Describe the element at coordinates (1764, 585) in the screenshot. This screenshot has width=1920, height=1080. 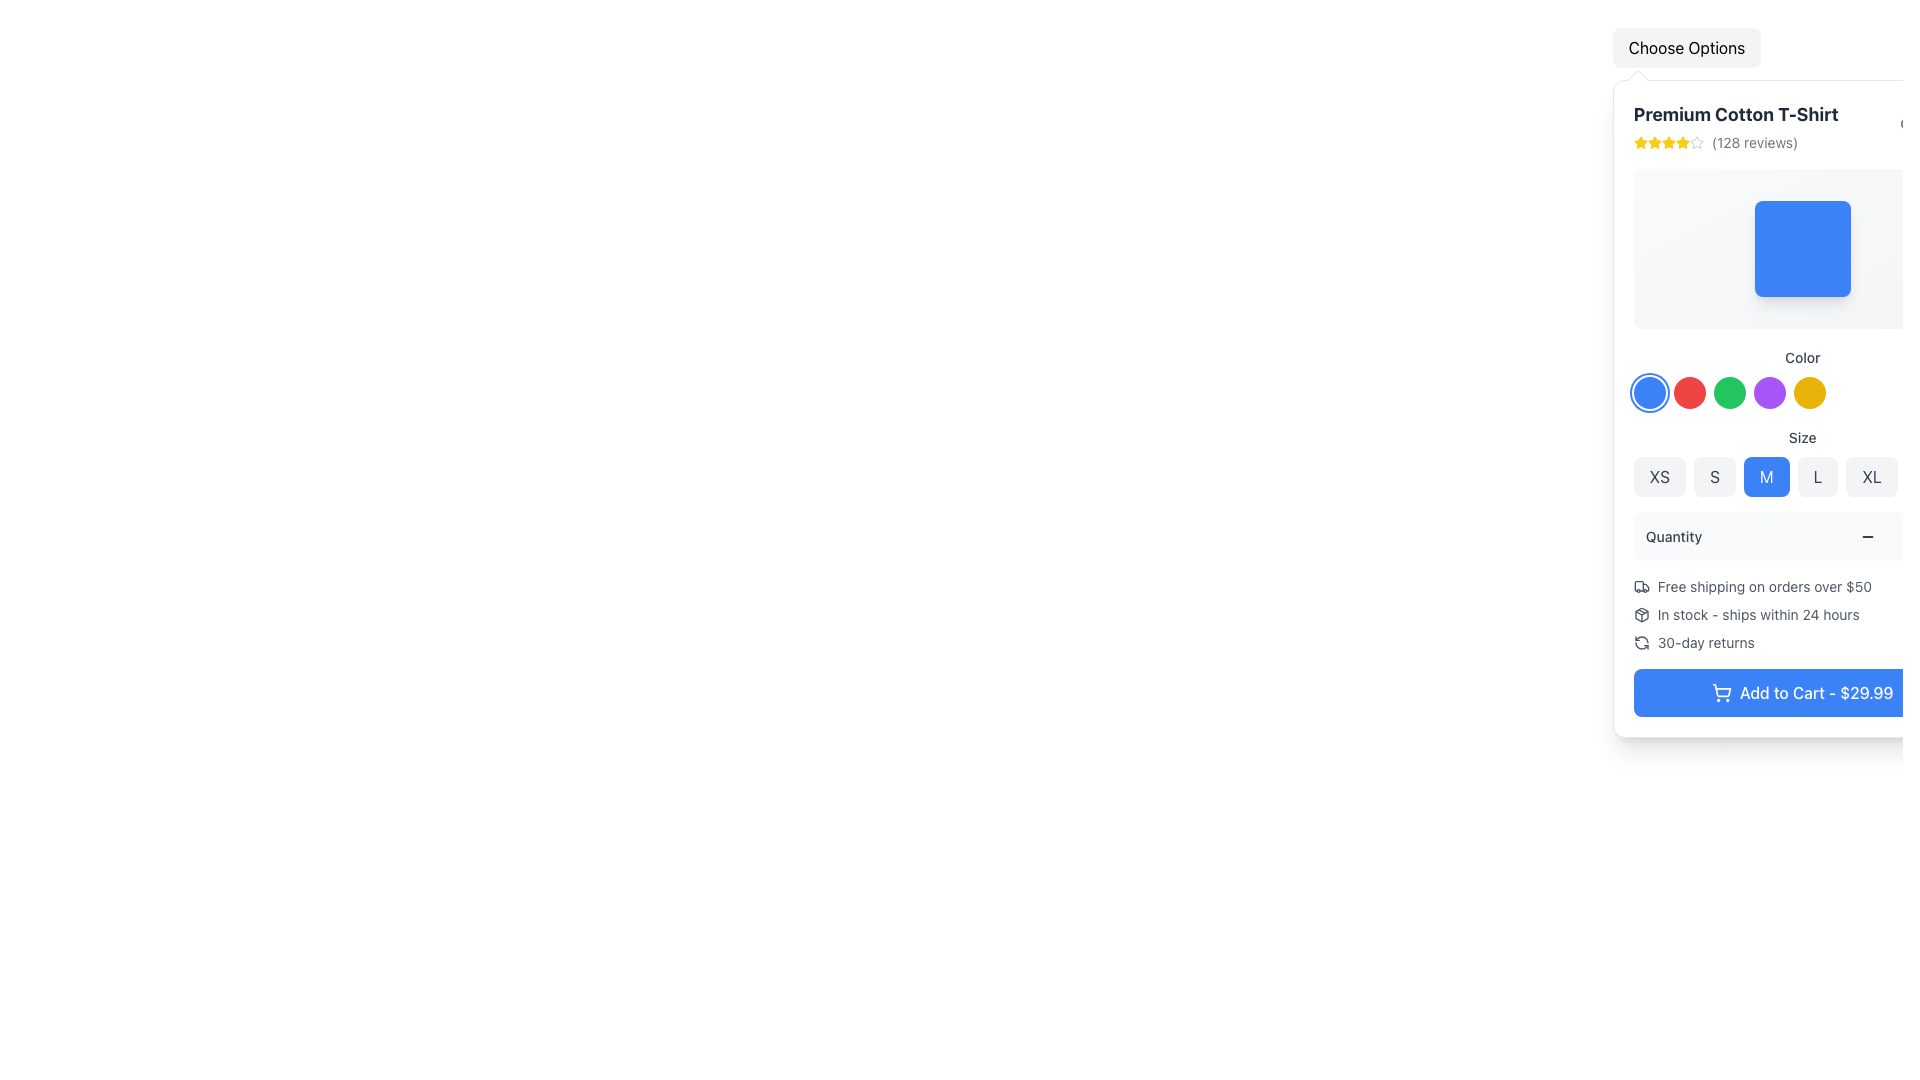
I see `the Informational Text that informs users about eligibility for free shipping, located in the right panel under the 'Quantity' section as the third text entry in a vertical list` at that location.